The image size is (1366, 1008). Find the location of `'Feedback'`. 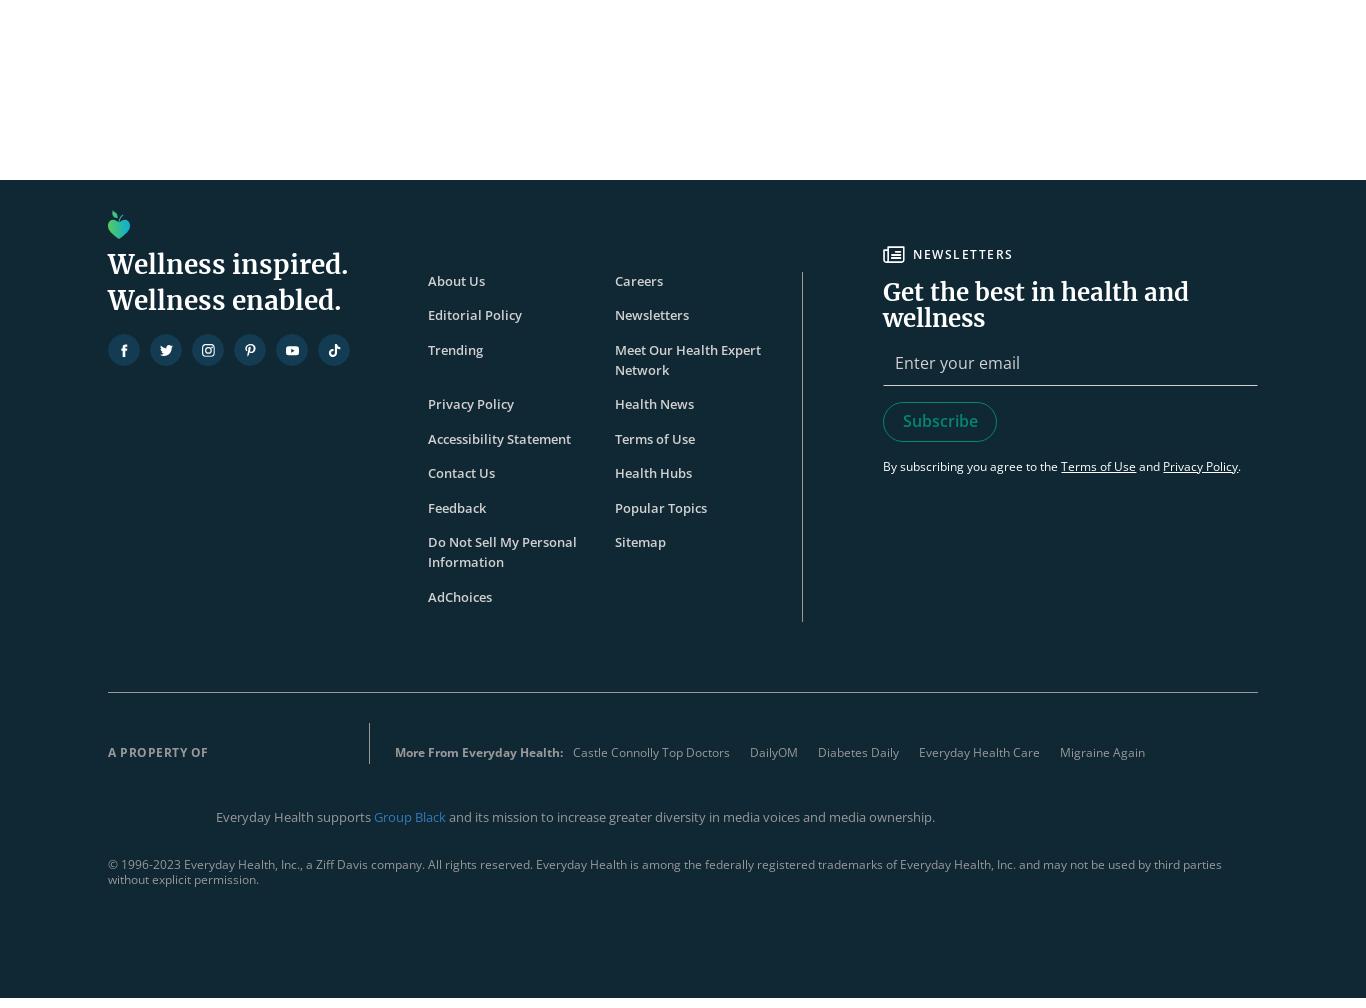

'Feedback' is located at coordinates (426, 507).